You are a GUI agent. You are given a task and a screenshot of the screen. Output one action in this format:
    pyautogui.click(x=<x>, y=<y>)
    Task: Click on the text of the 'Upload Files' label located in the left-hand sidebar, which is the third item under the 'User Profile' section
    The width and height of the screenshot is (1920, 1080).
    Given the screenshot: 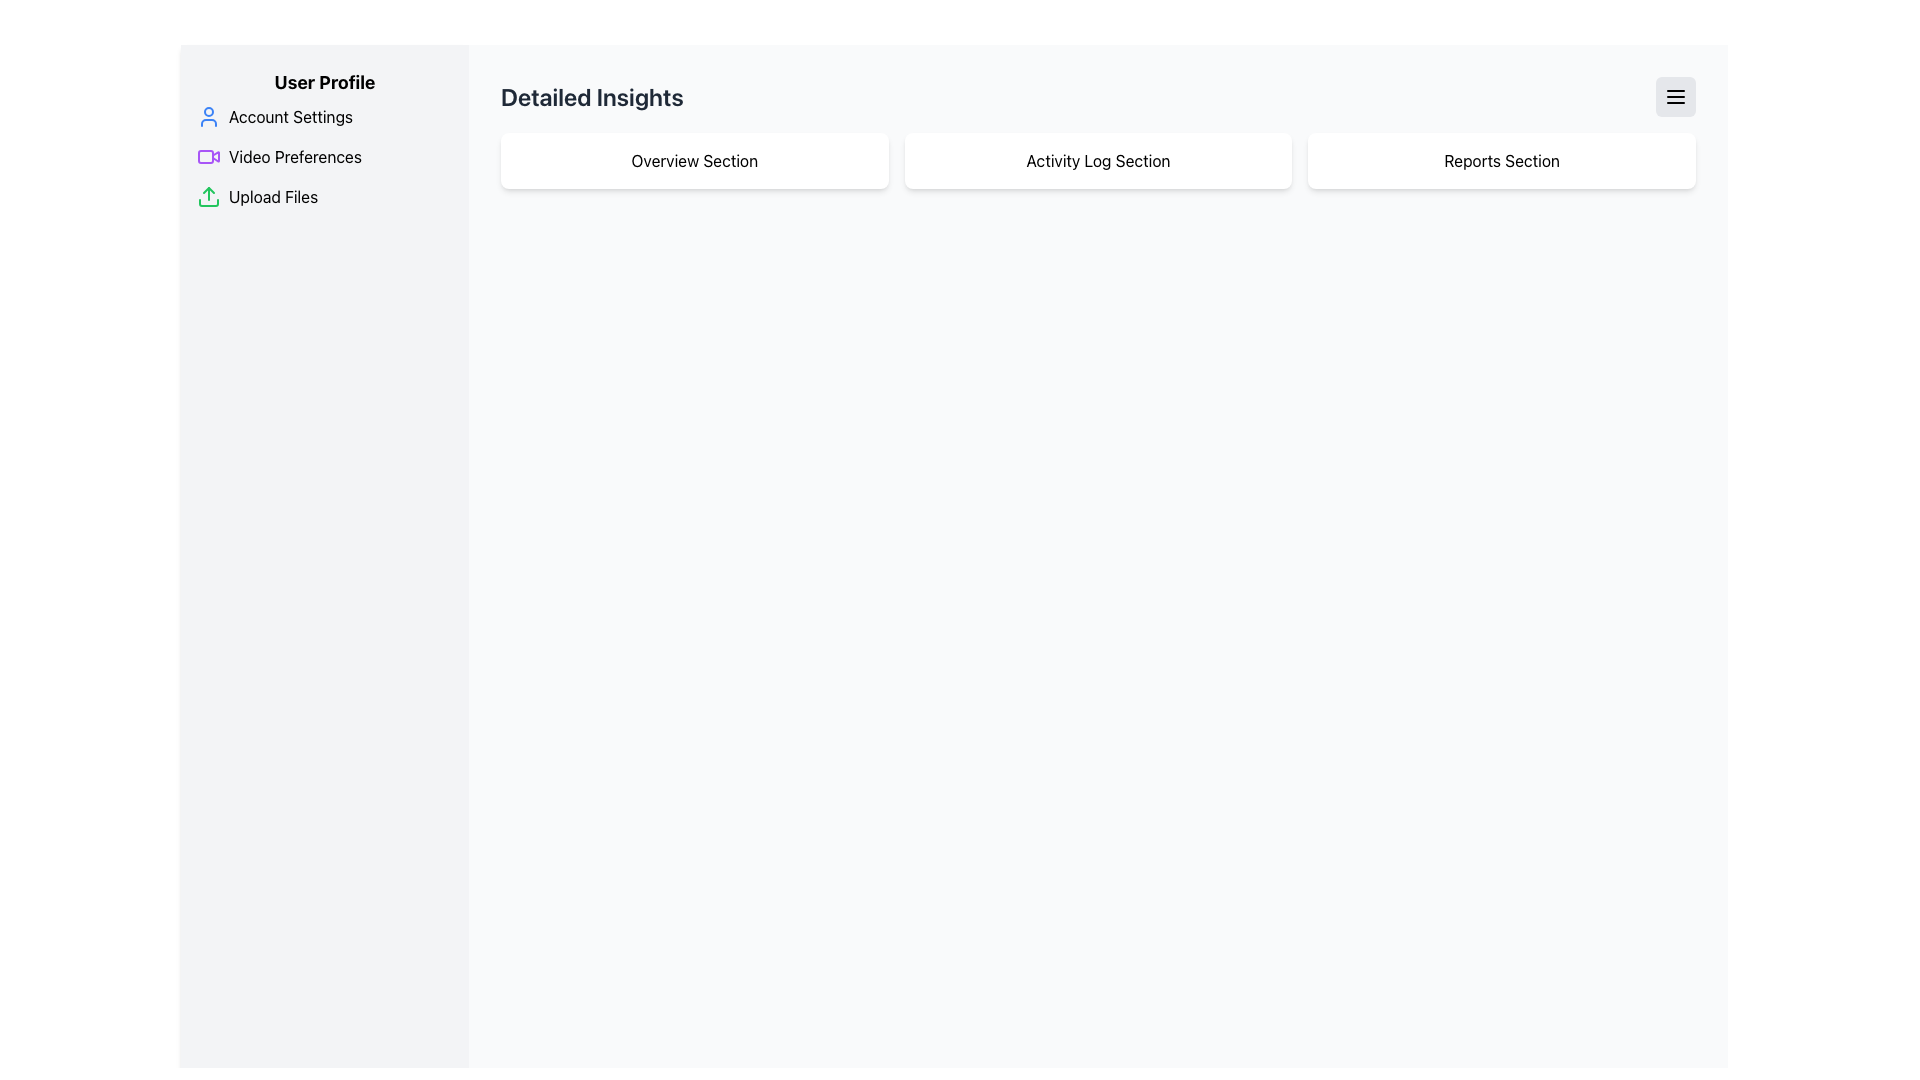 What is the action you would take?
    pyautogui.click(x=272, y=196)
    